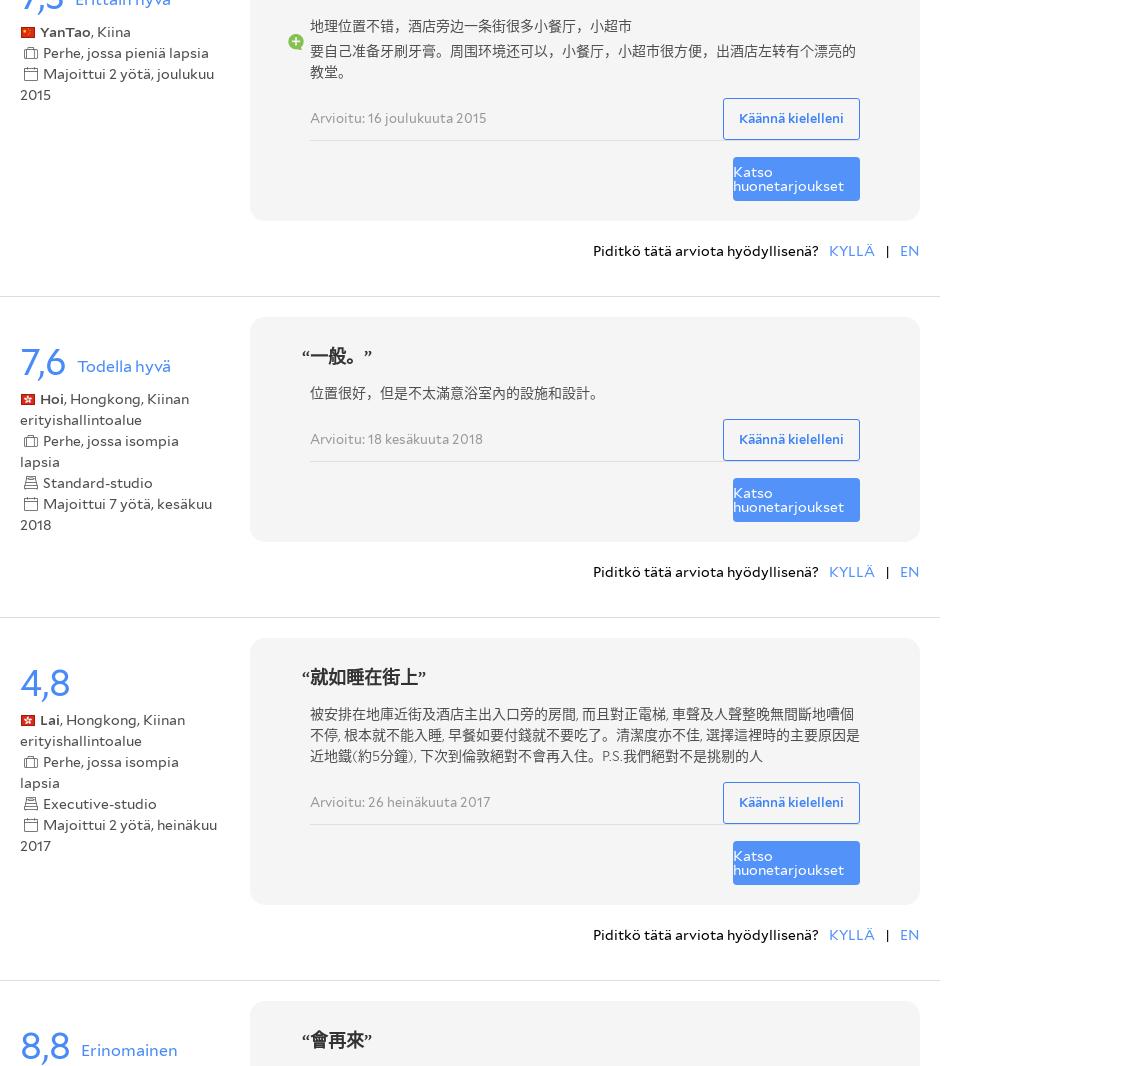  Describe the element at coordinates (76, 365) in the screenshot. I see `'Todella hyvä'` at that location.